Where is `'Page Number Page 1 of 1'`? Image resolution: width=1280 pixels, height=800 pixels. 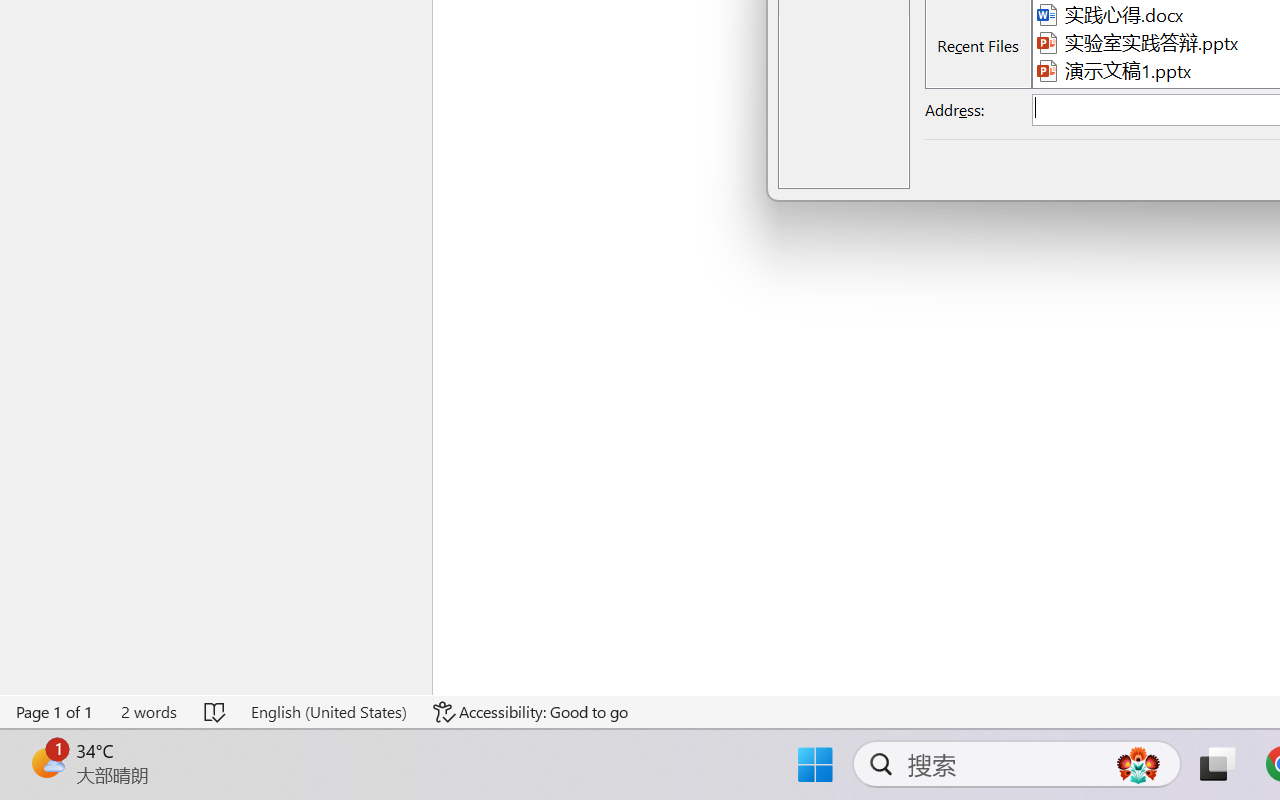 'Page Number Page 1 of 1' is located at coordinates (55, 711).